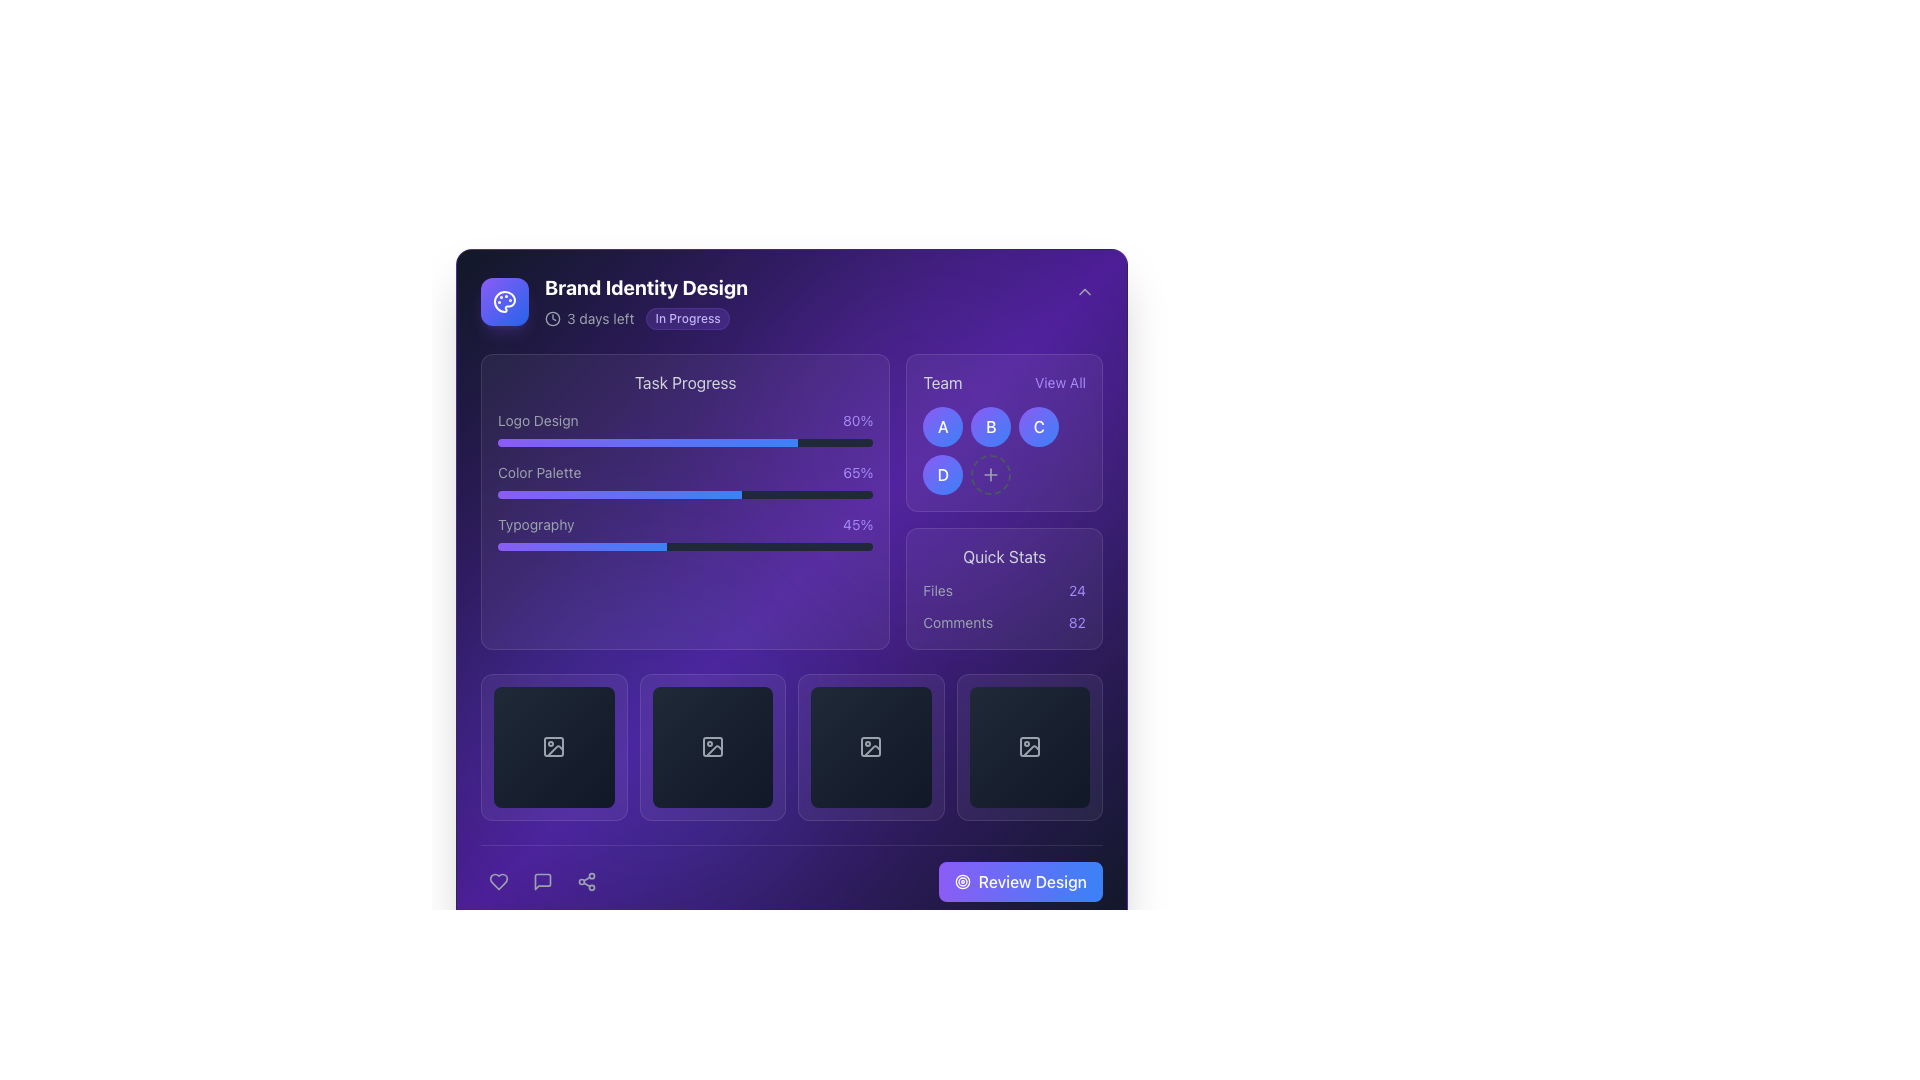 This screenshot has width=1920, height=1080. What do you see at coordinates (991, 426) in the screenshot?
I see `the second circular badge labeled 'B' in the row under the 'Team' heading, located on the right side of the interface` at bounding box center [991, 426].